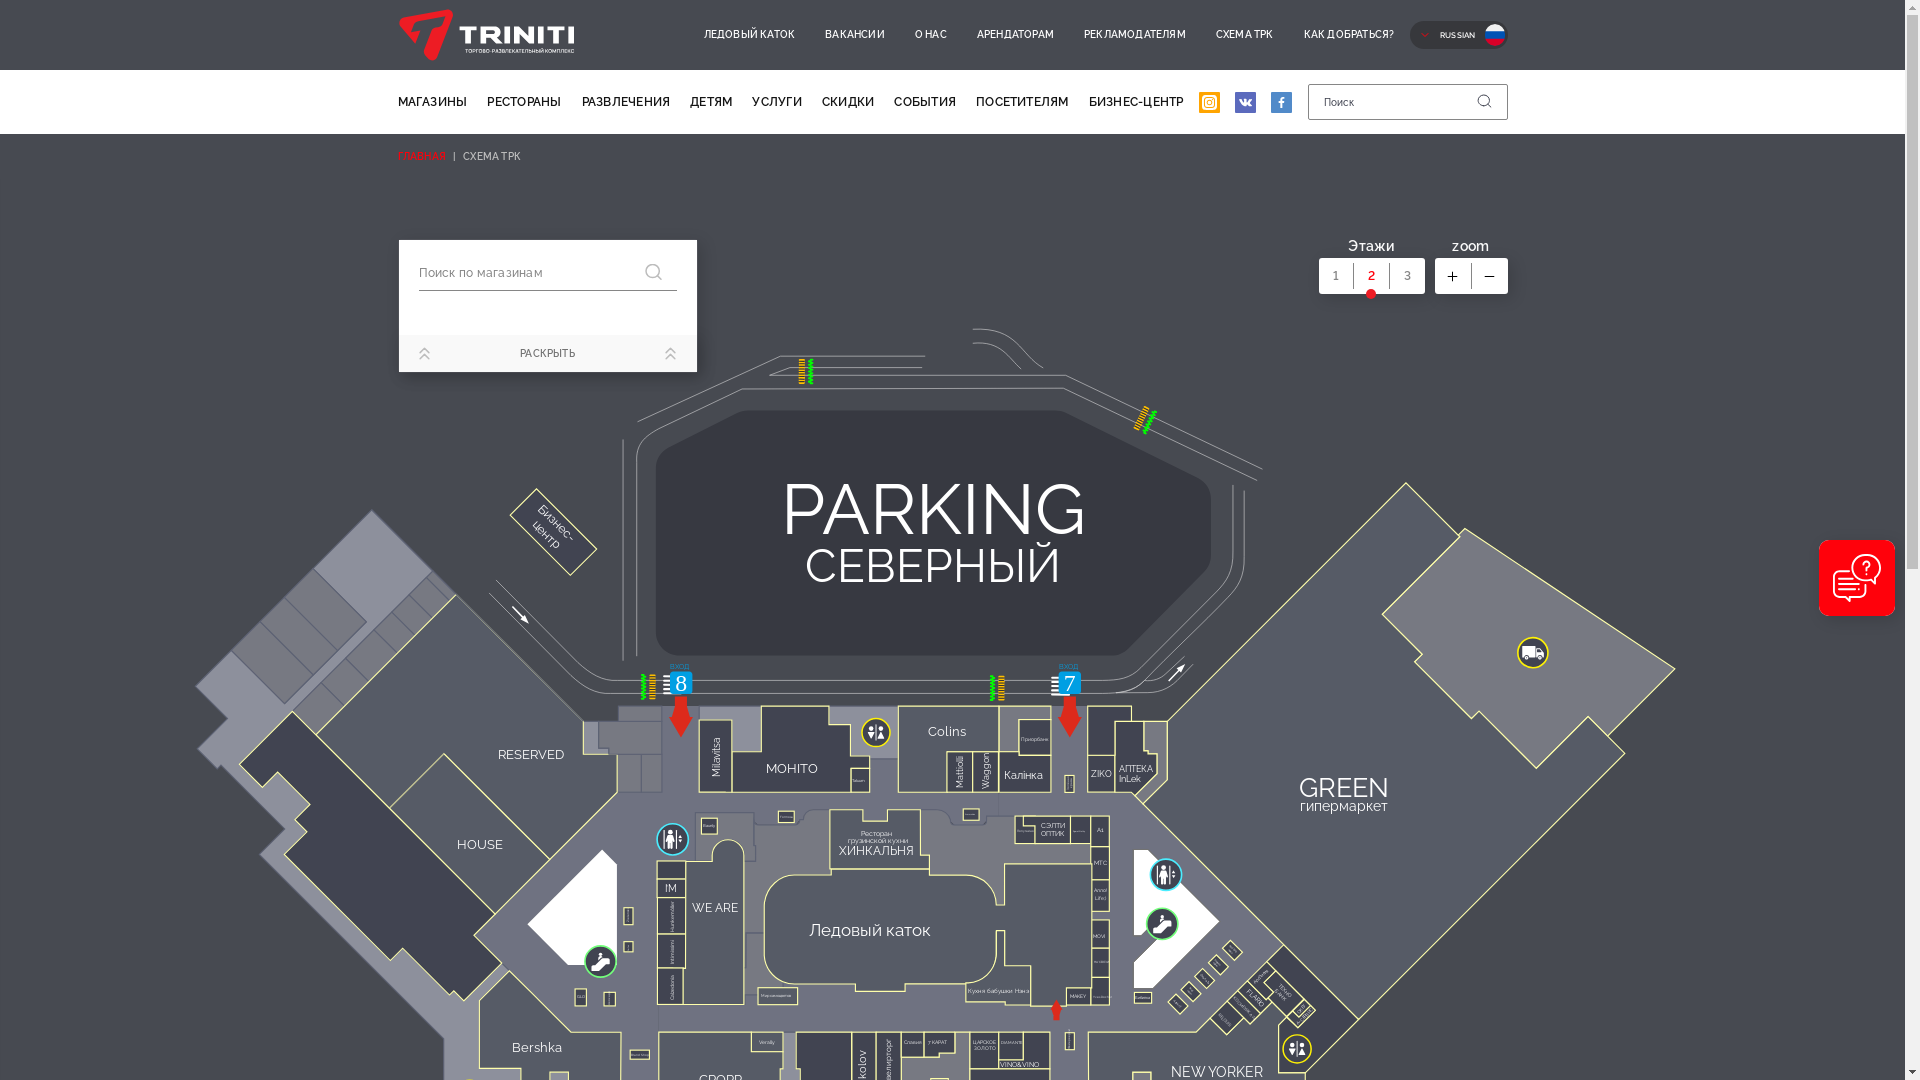 The height and width of the screenshot is (1080, 1920). I want to click on 'RUSSIAN', so click(1409, 34).